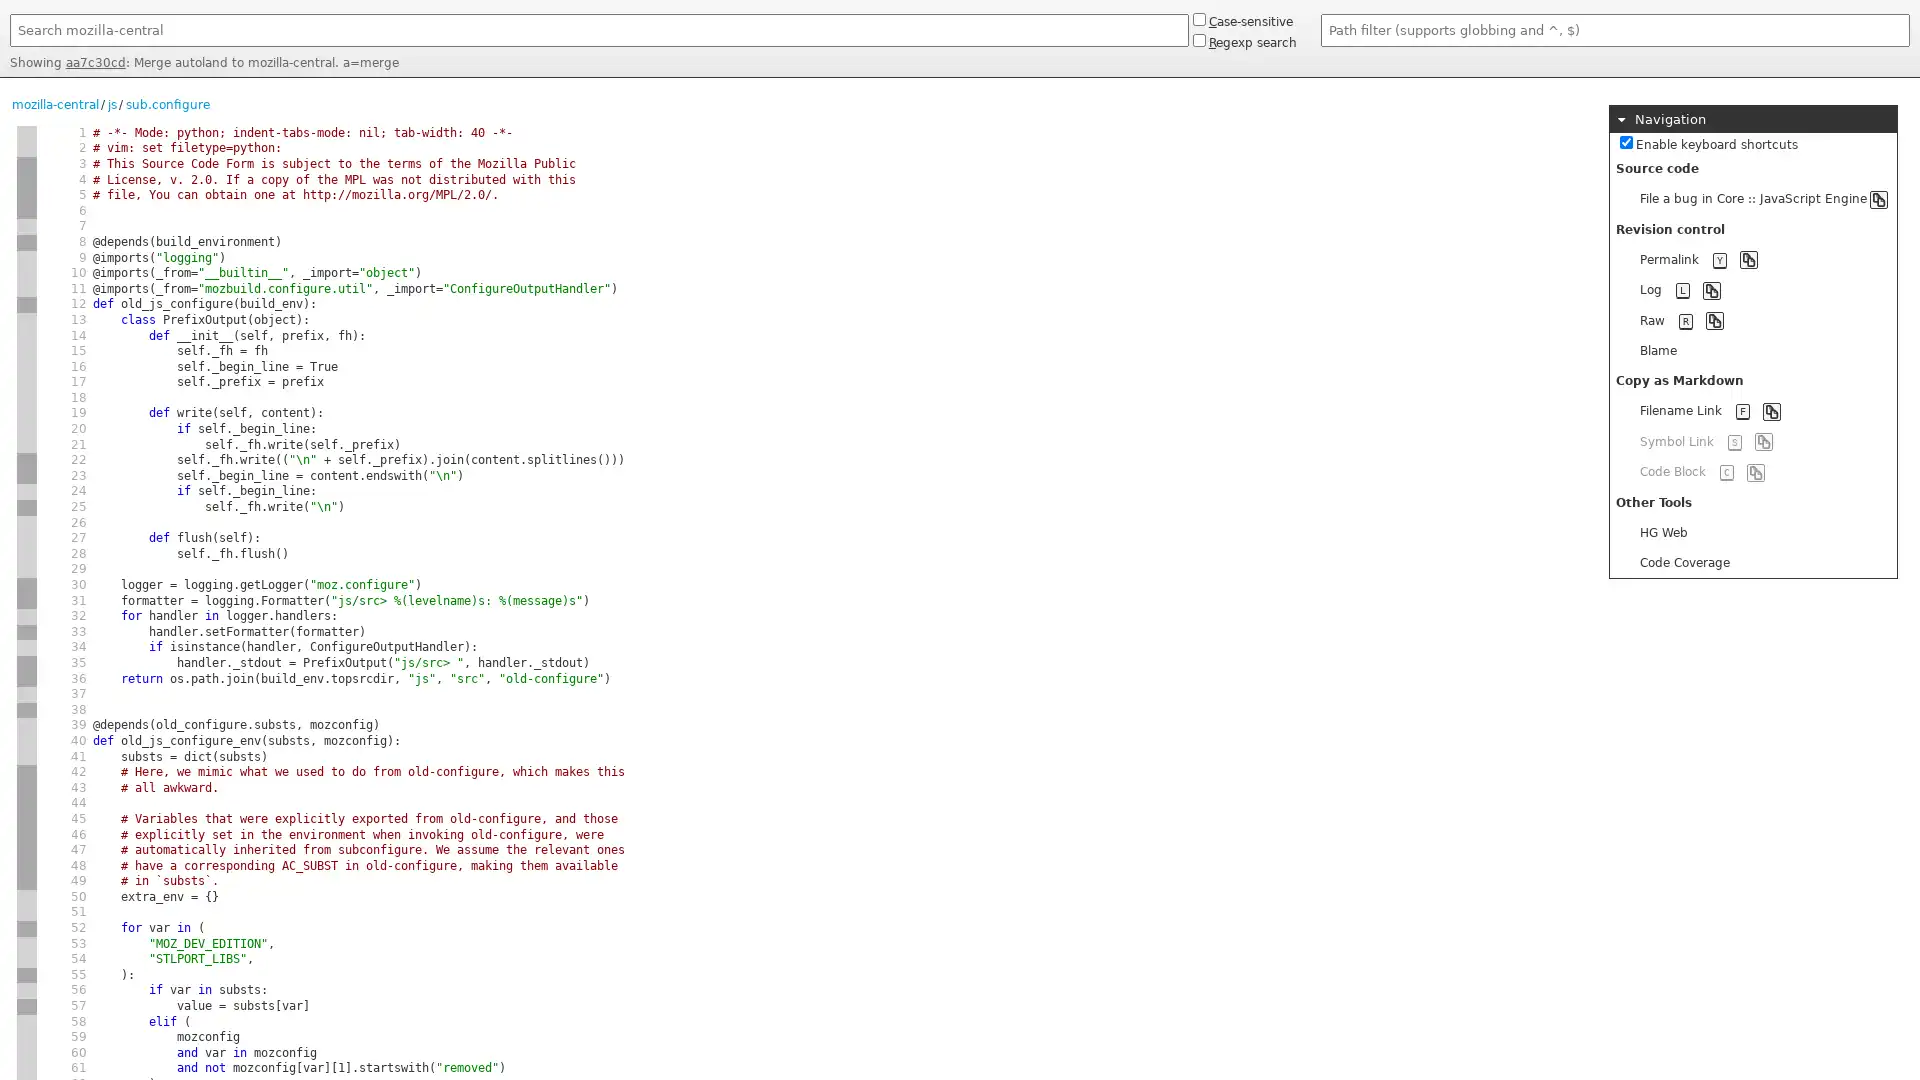  Describe the element at coordinates (27, 195) in the screenshot. I see `same hash 2` at that location.